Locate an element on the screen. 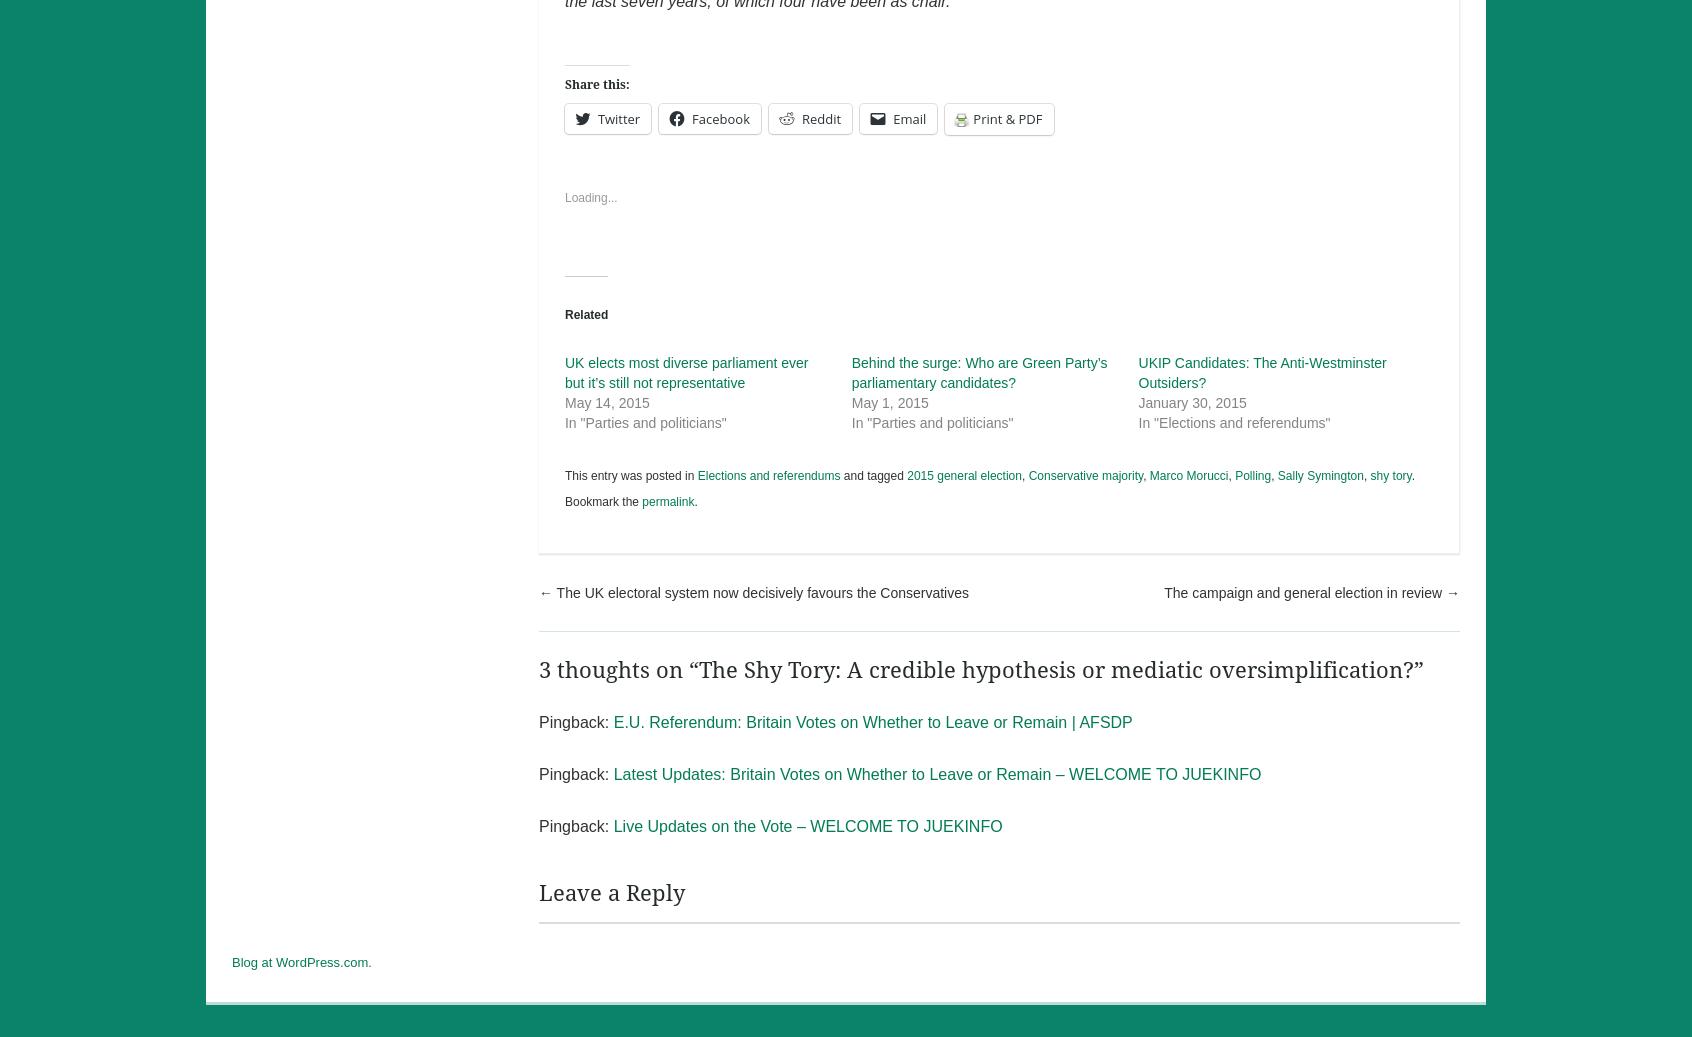 The height and width of the screenshot is (1037, 1692). '2015 general election' is located at coordinates (963, 474).